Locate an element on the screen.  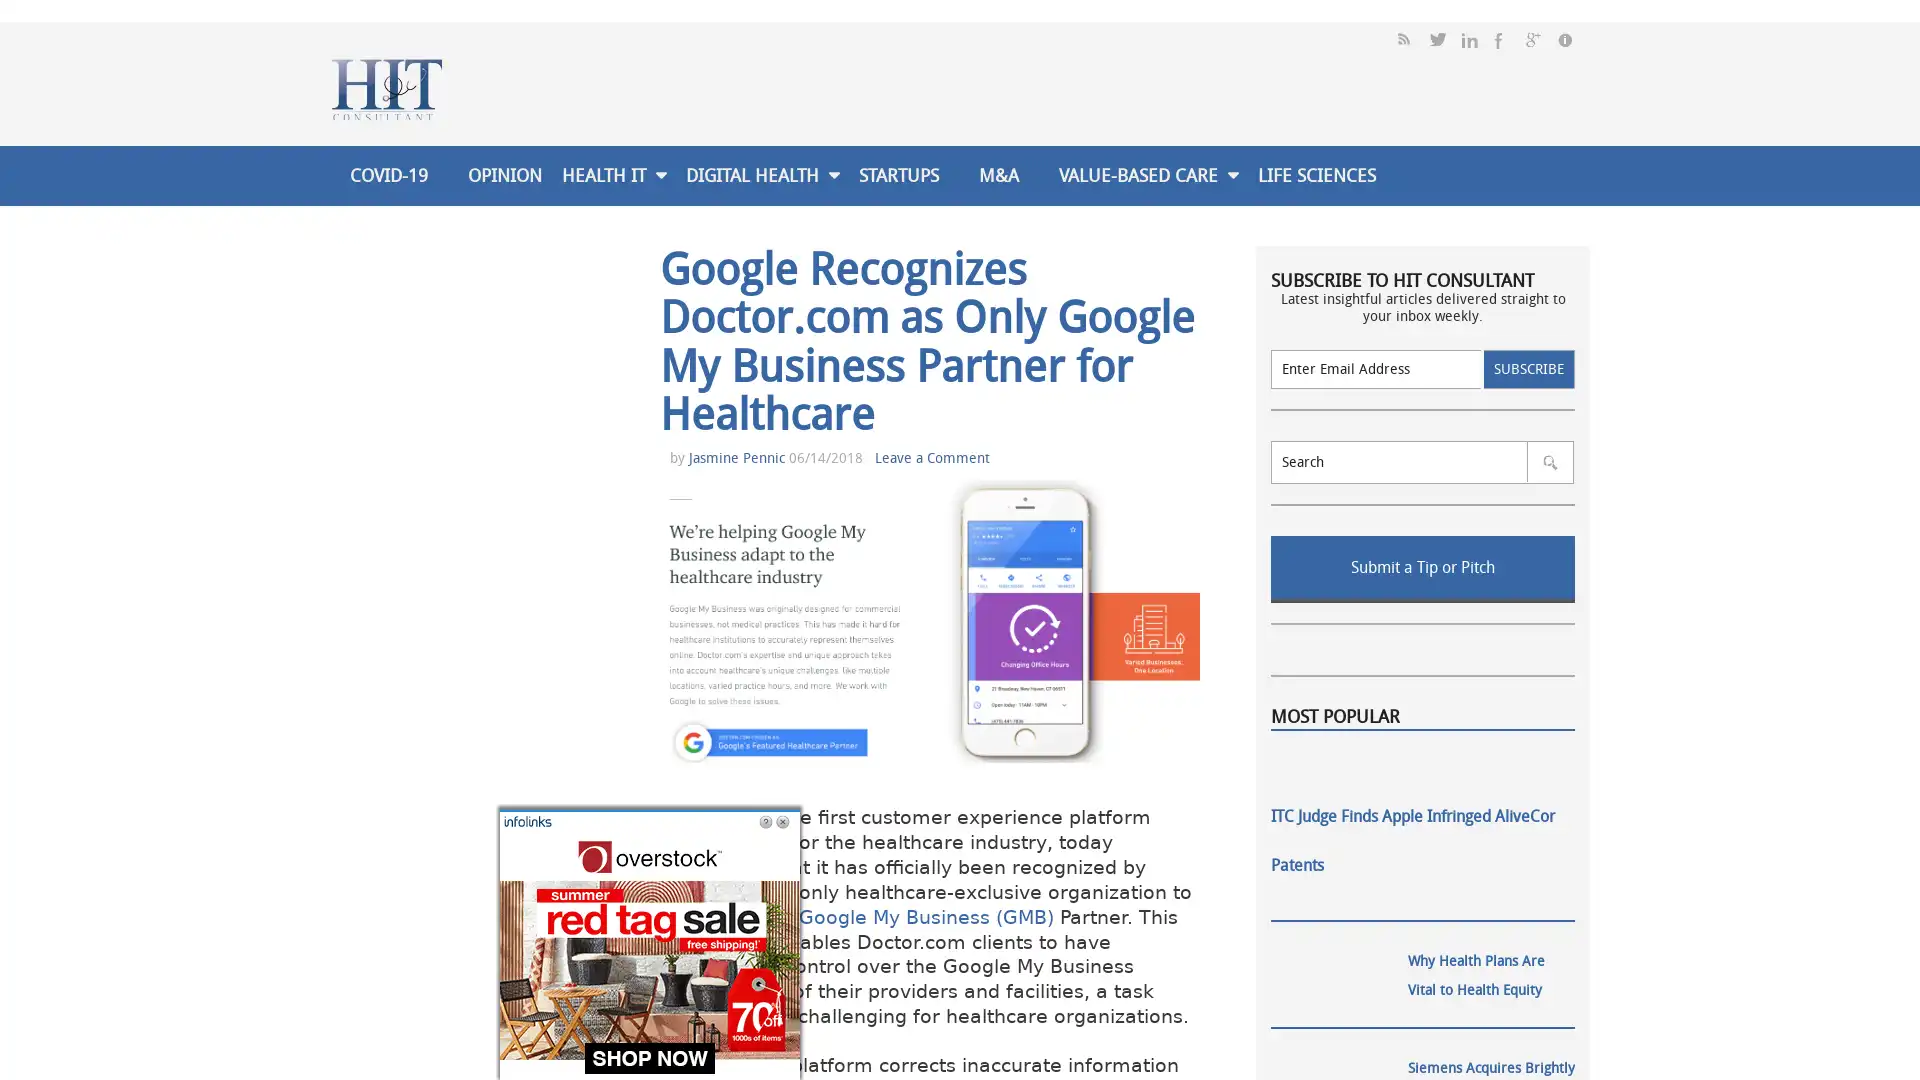
SUBMIT is located at coordinates (1549, 462).